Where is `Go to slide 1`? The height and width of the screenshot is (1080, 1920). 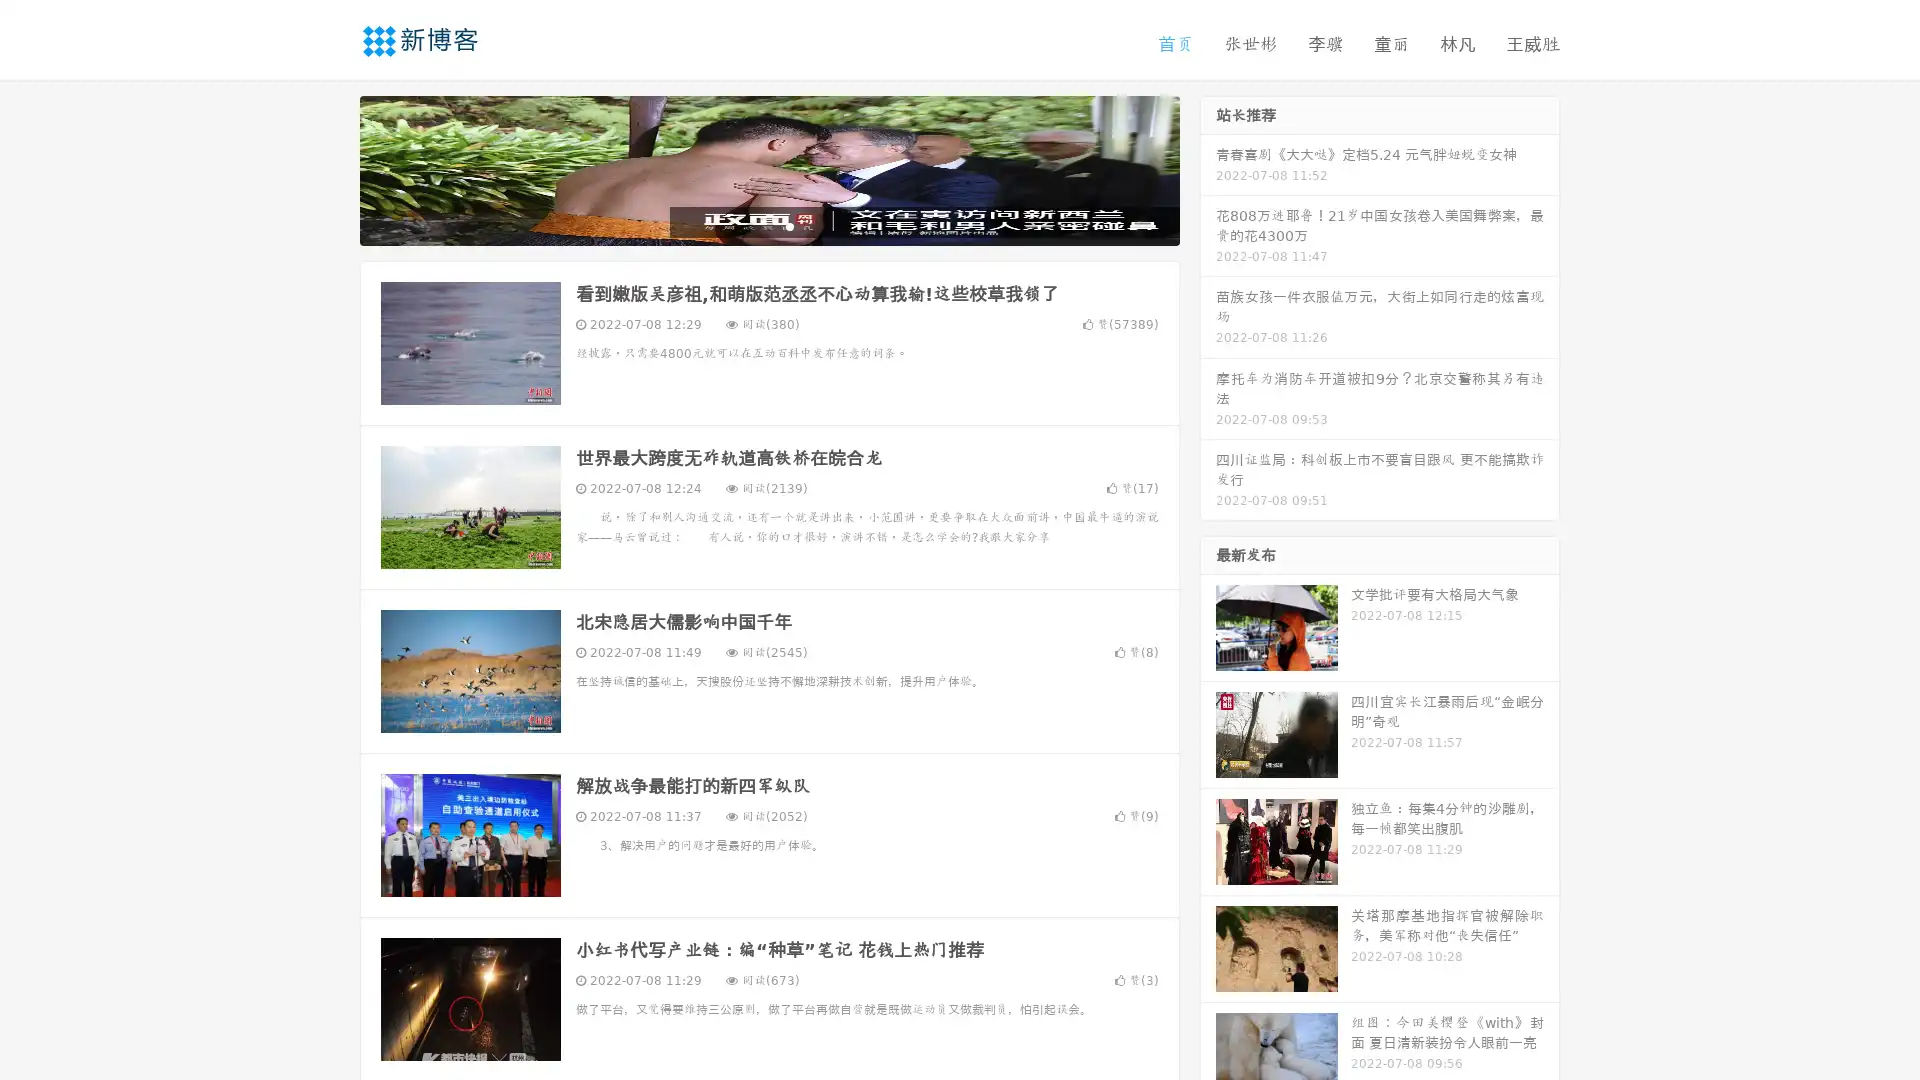
Go to slide 1 is located at coordinates (748, 225).